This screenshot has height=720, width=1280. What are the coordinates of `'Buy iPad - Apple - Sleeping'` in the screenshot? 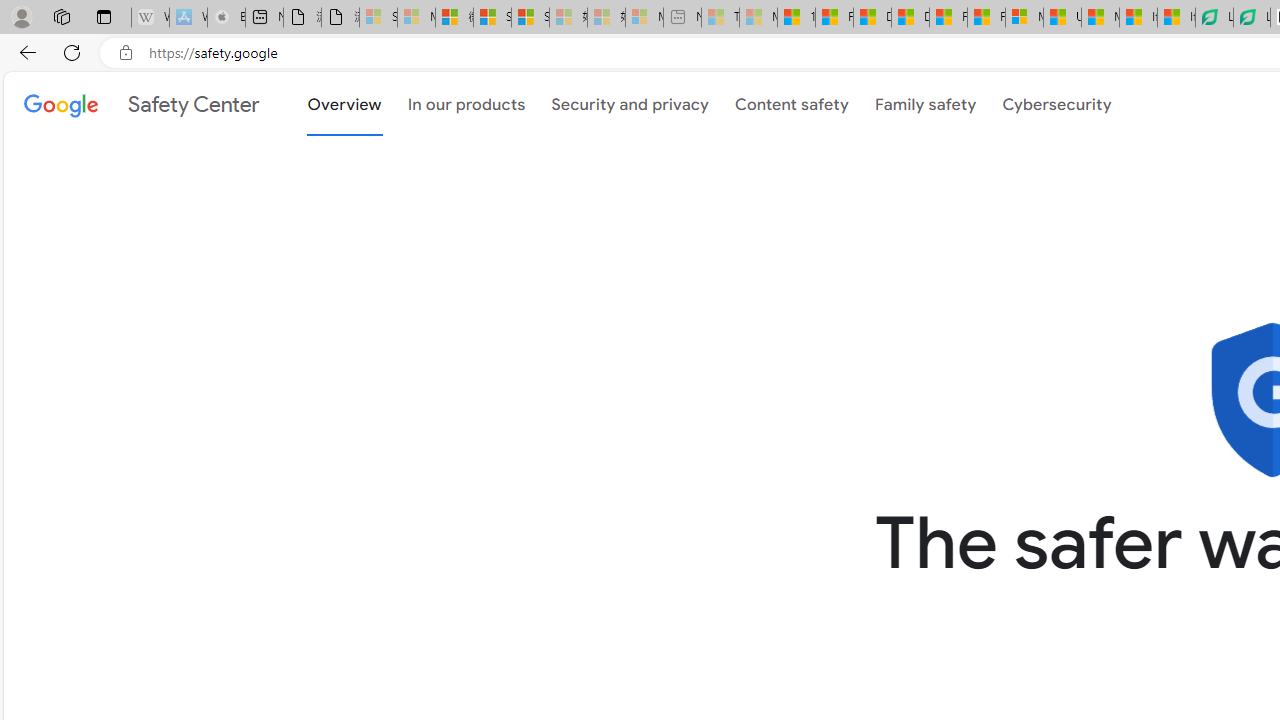 It's located at (225, 17).